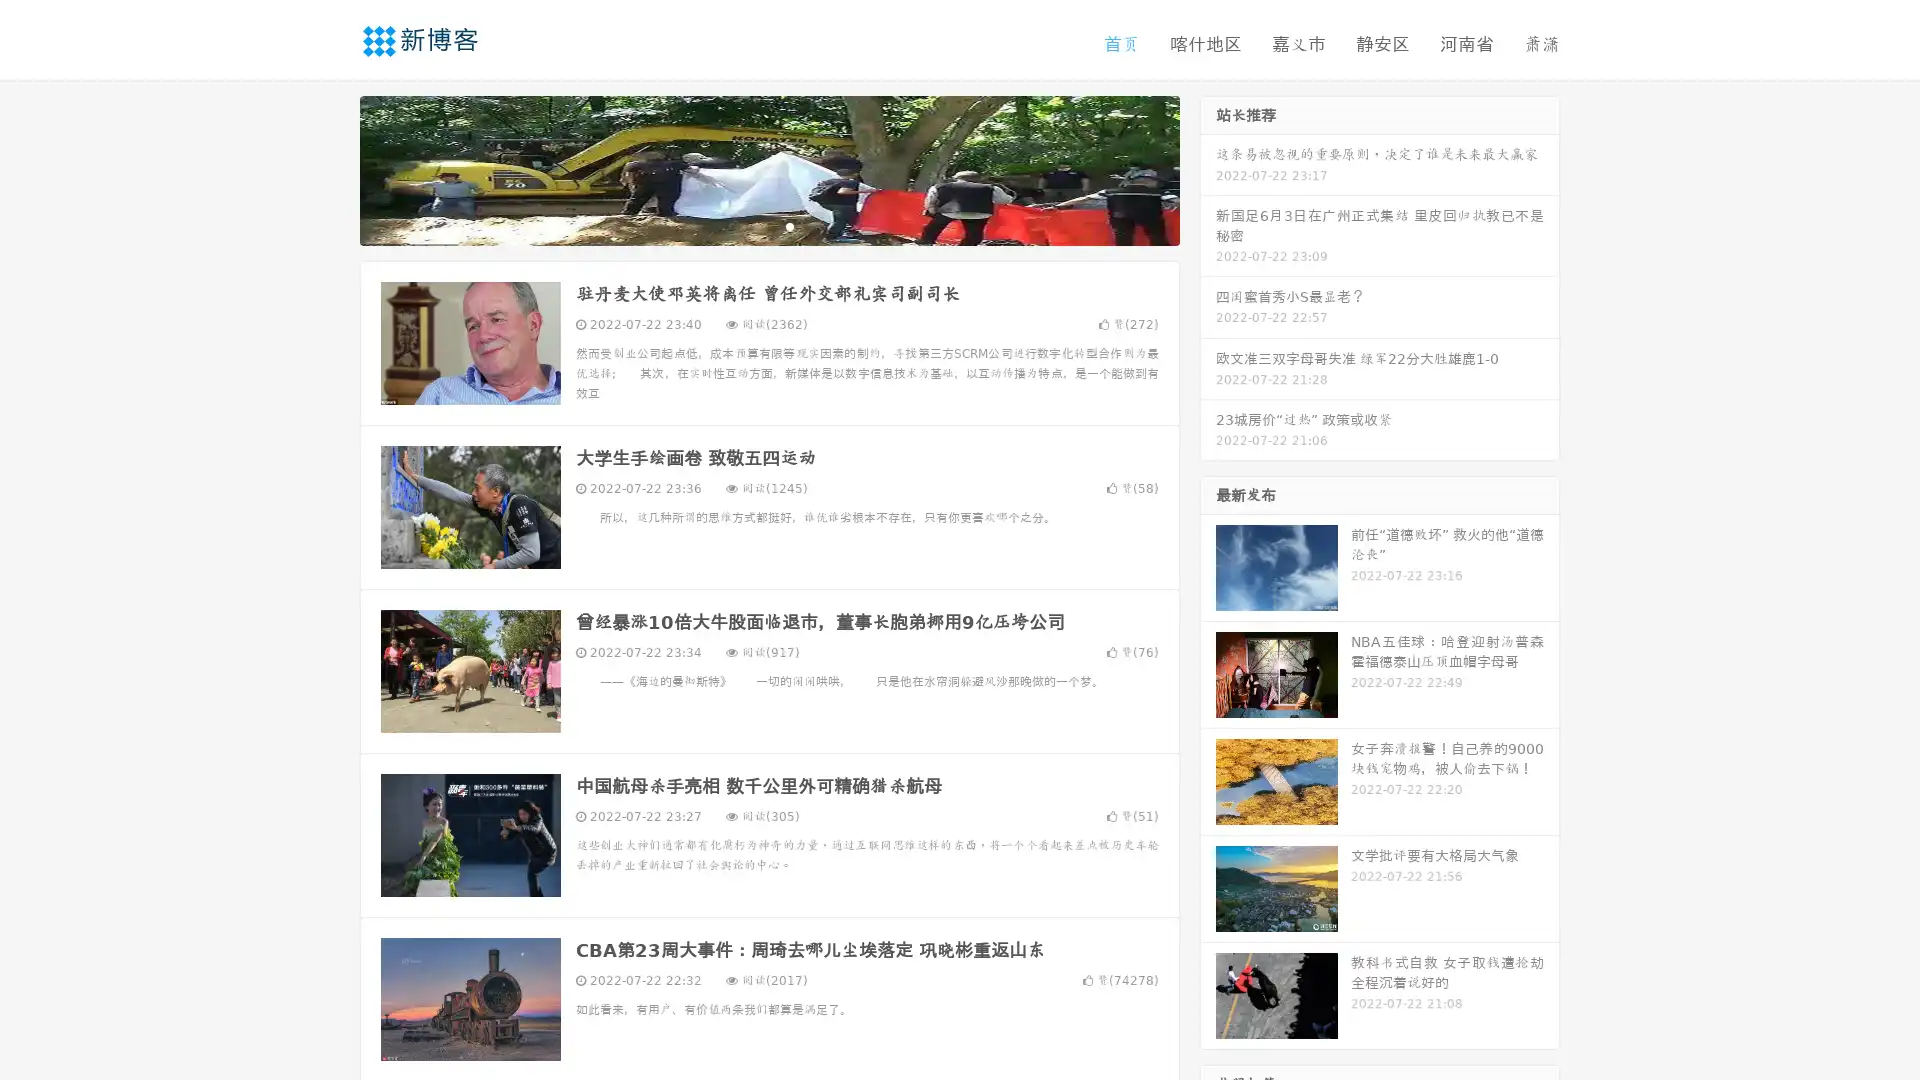 This screenshot has width=1920, height=1080. What do you see at coordinates (789, 225) in the screenshot?
I see `Go to slide 3` at bounding box center [789, 225].